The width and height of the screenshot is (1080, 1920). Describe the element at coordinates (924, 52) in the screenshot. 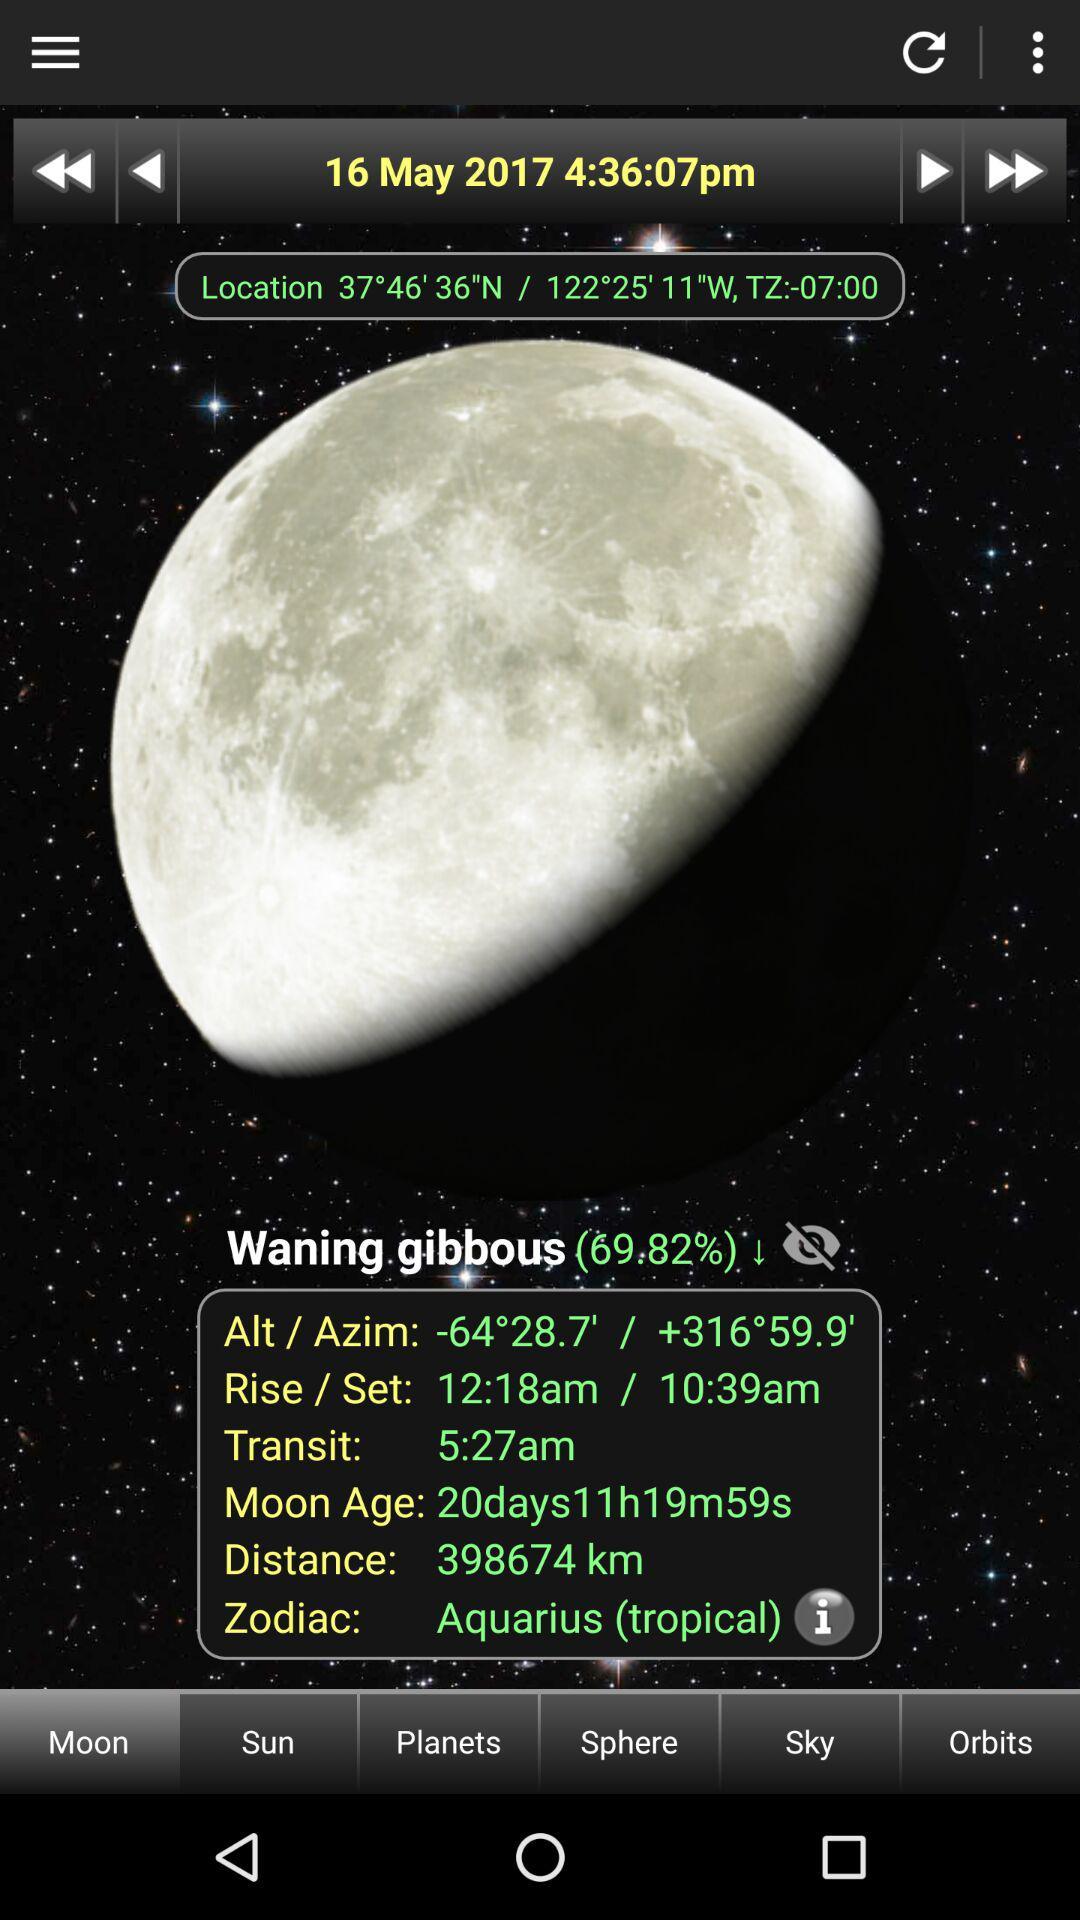

I see `refresh screen` at that location.